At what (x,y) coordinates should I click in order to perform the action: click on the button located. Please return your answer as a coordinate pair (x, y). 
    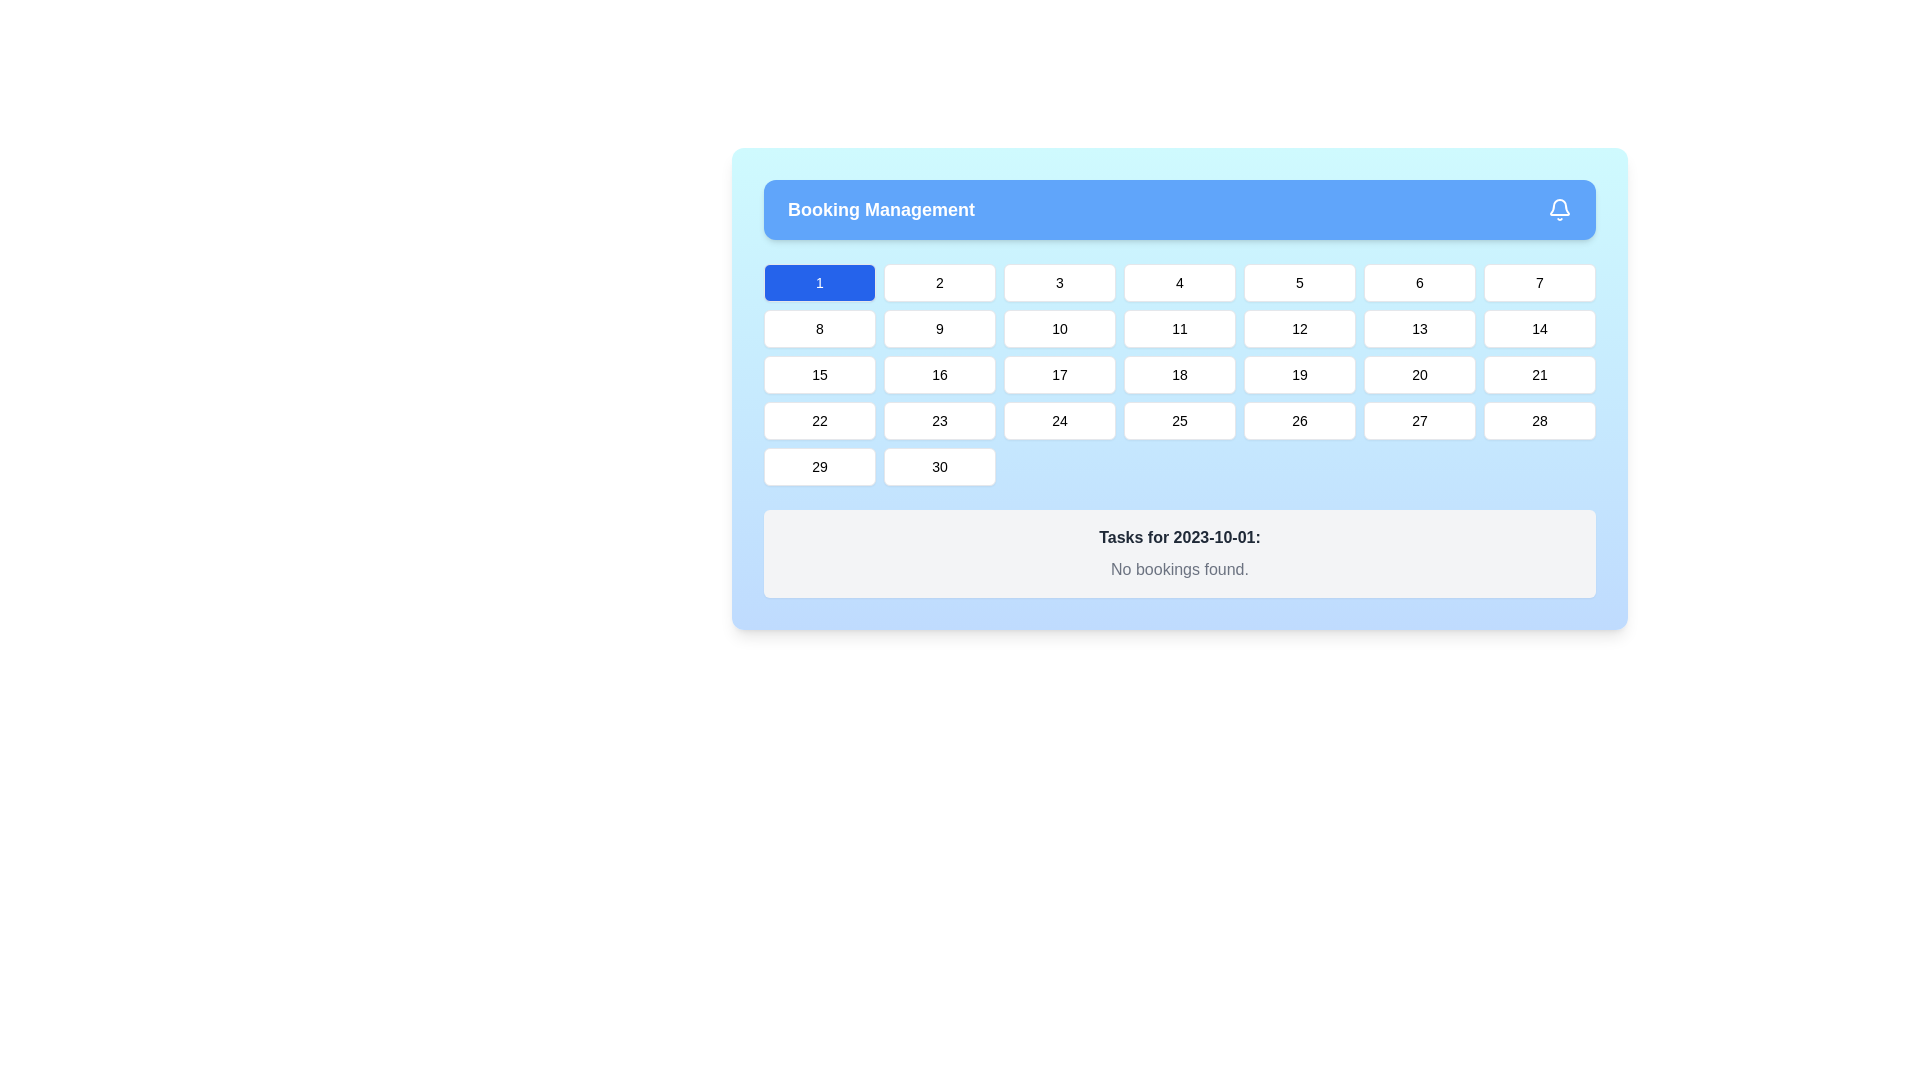
    Looking at the image, I should click on (1419, 374).